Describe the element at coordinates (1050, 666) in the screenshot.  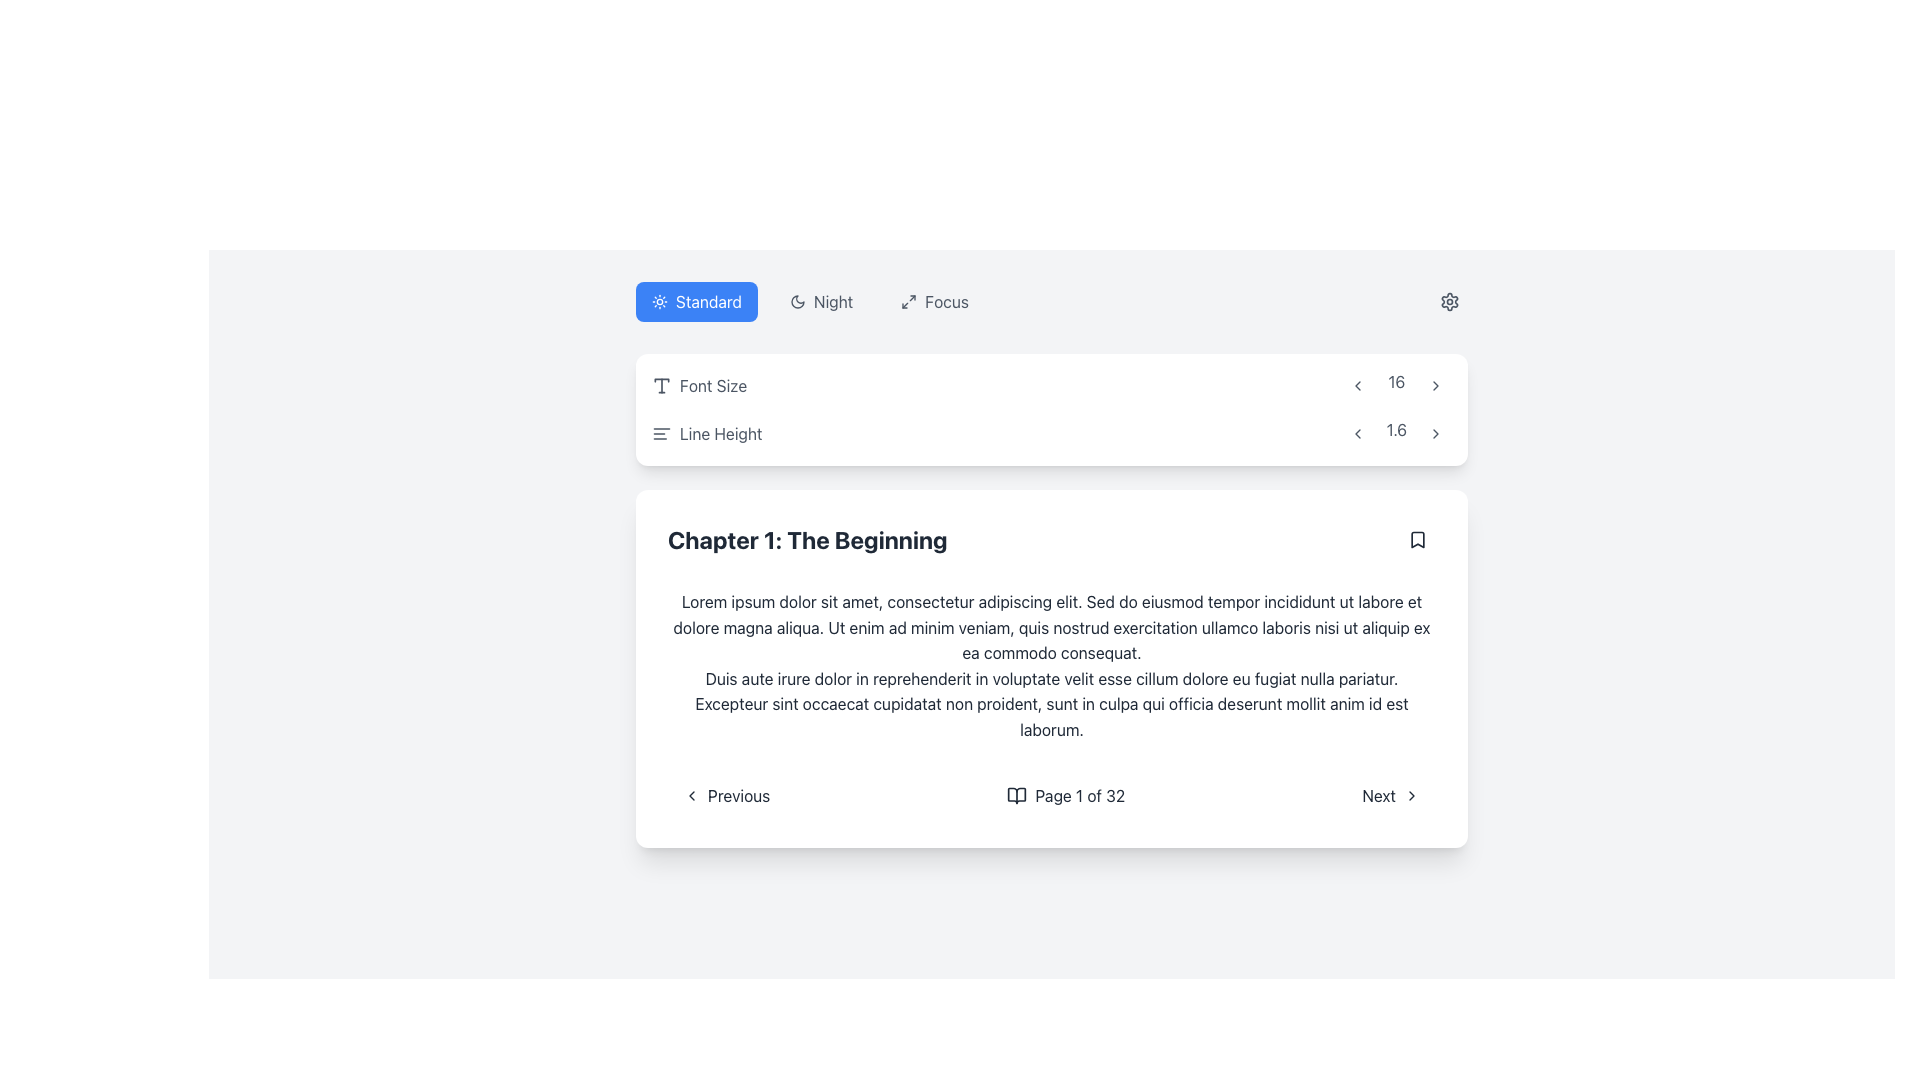
I see `the text block containing two paragraphs that starts with 'Lorem ipsum dolor sit amet' and is located beneath the title 'Chapter 1: The Beginning'` at that location.